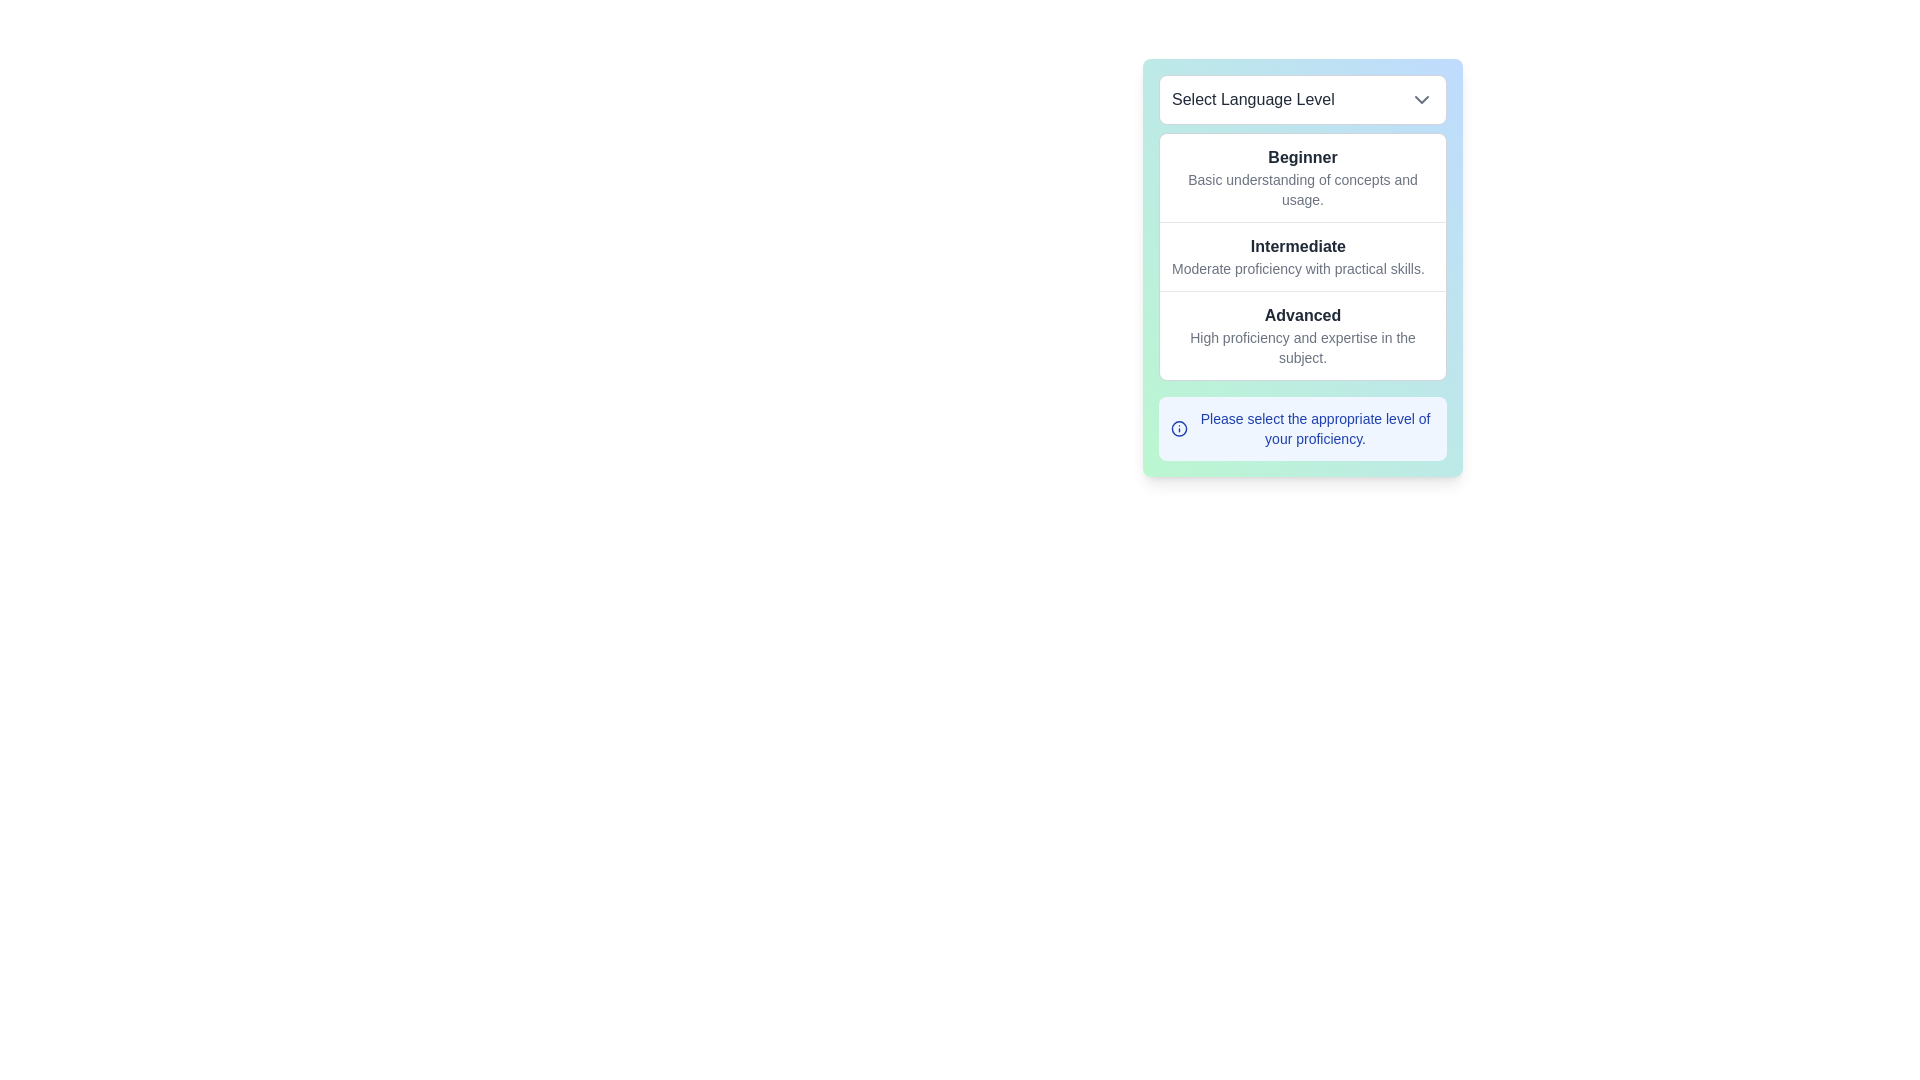 Image resolution: width=1920 pixels, height=1080 pixels. I want to click on informational message box with a light blue background and blue font that prompts 'Please select the appropriate level of your proficiency.', so click(1302, 427).